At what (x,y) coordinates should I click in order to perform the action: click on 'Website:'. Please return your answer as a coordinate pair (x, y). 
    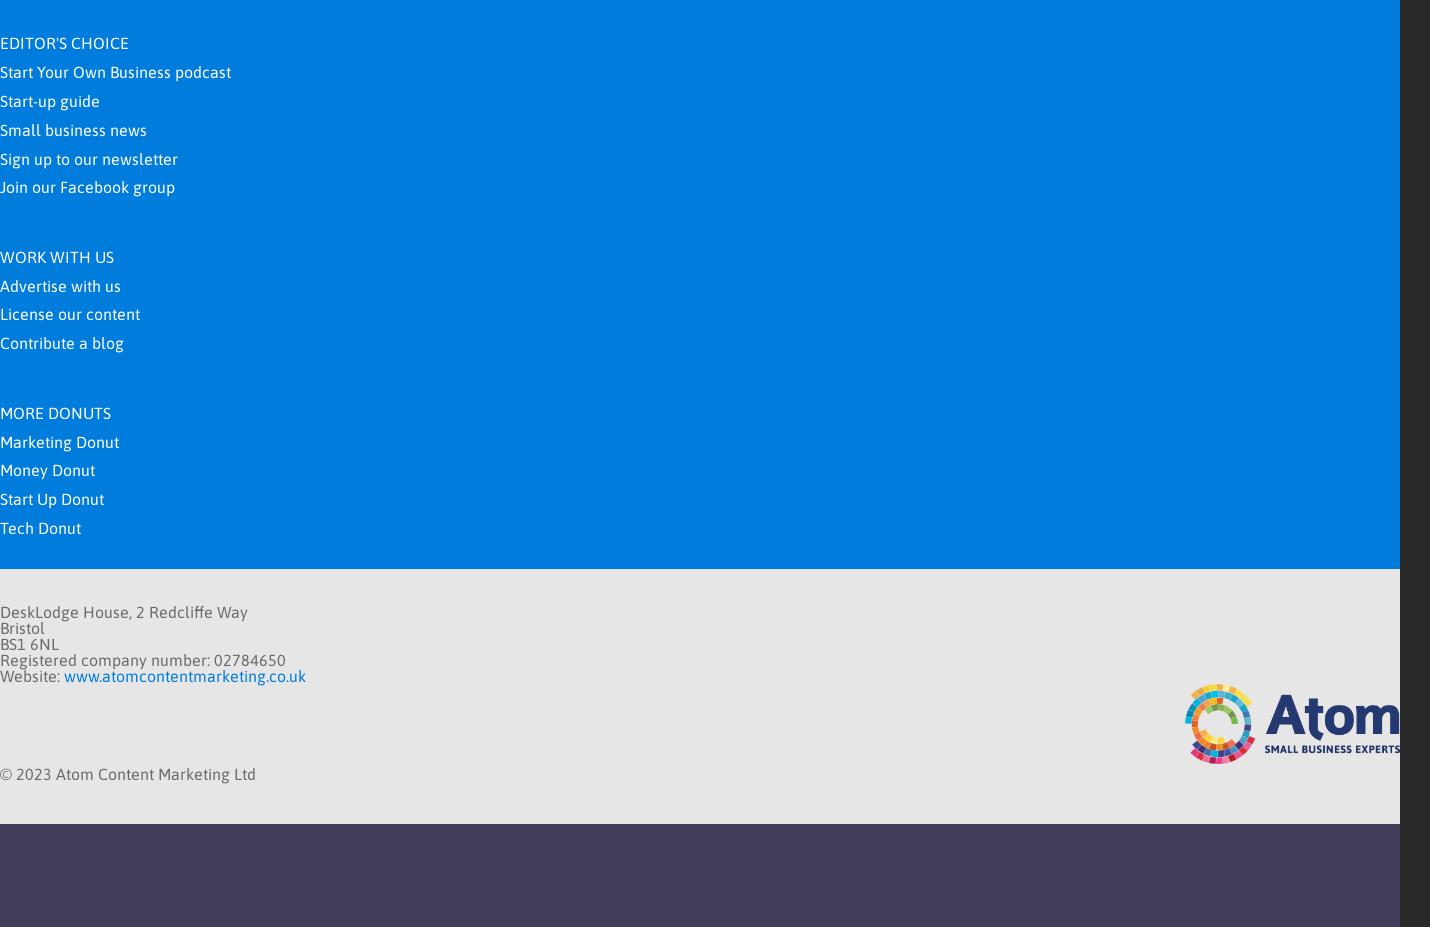
    Looking at the image, I should click on (31, 674).